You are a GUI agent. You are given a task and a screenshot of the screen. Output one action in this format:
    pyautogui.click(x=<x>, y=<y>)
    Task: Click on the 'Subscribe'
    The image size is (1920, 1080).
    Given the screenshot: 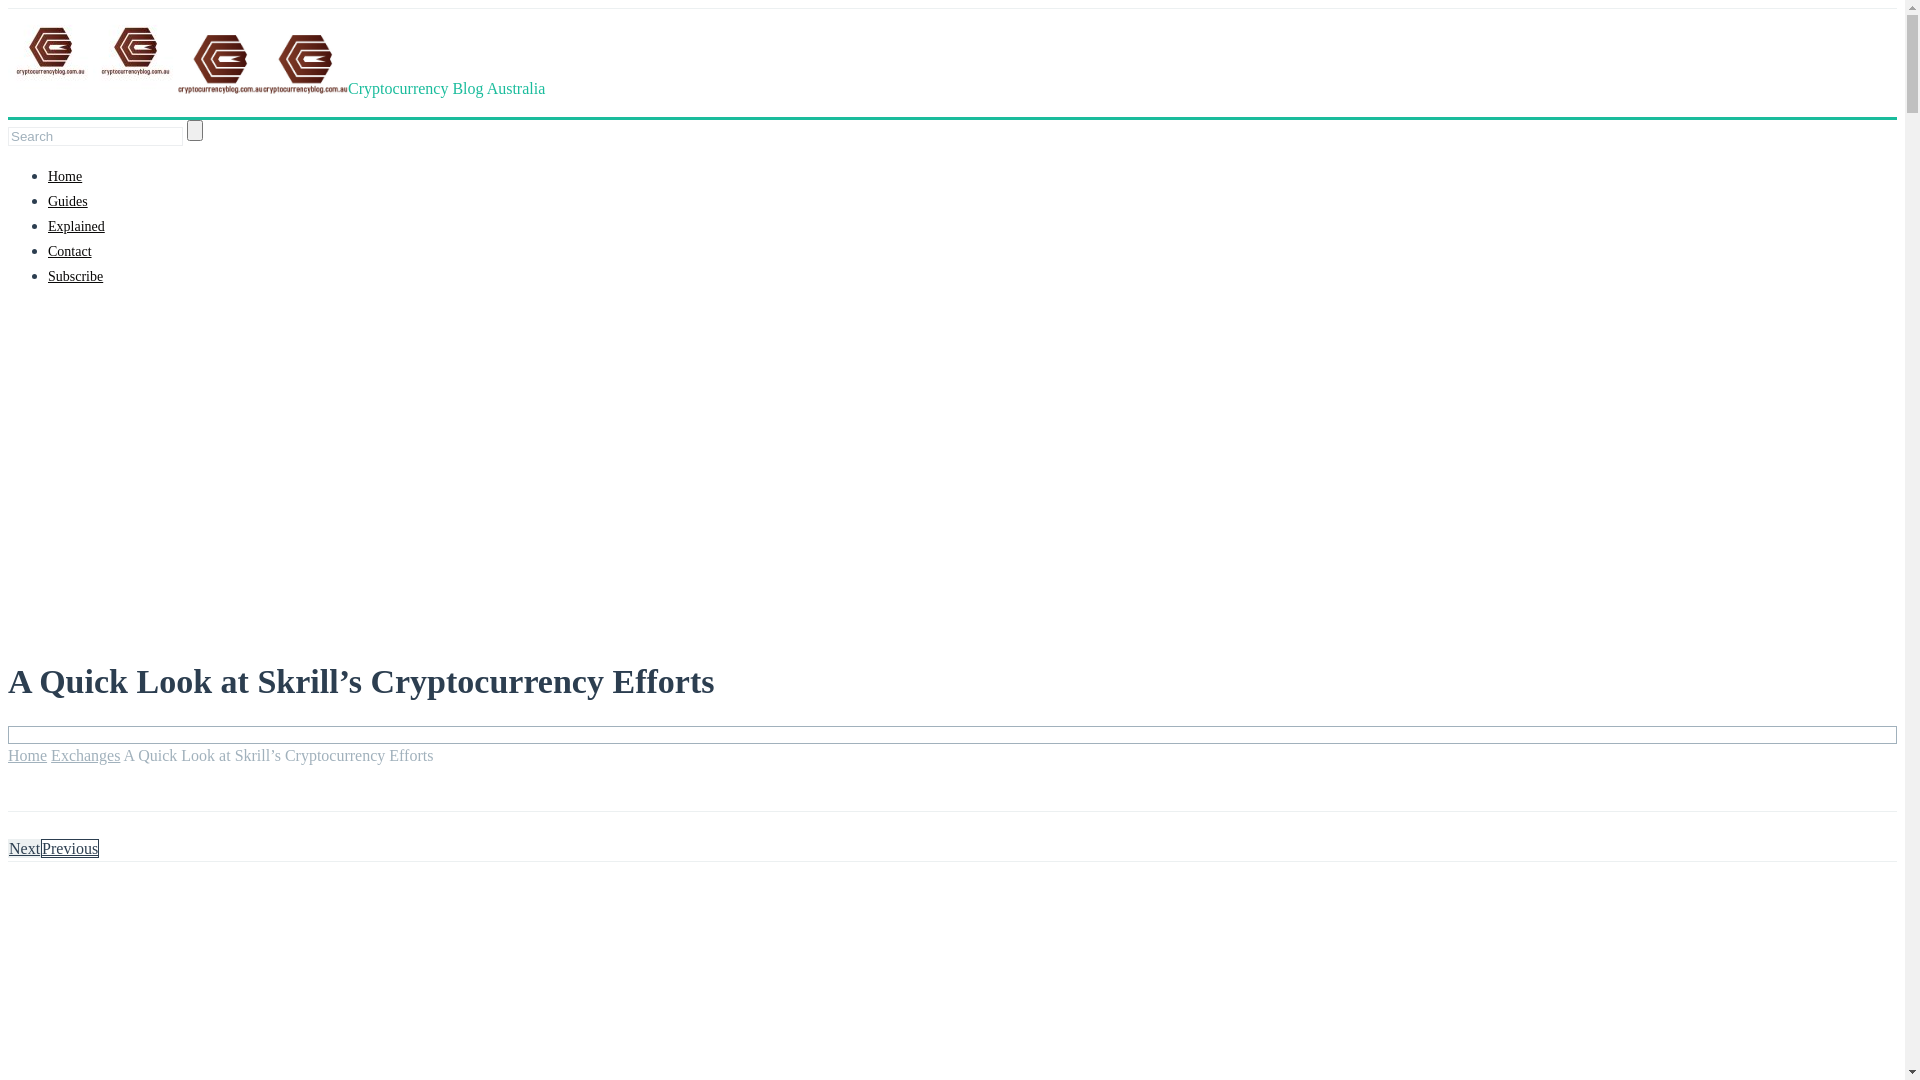 What is the action you would take?
    pyautogui.click(x=48, y=276)
    